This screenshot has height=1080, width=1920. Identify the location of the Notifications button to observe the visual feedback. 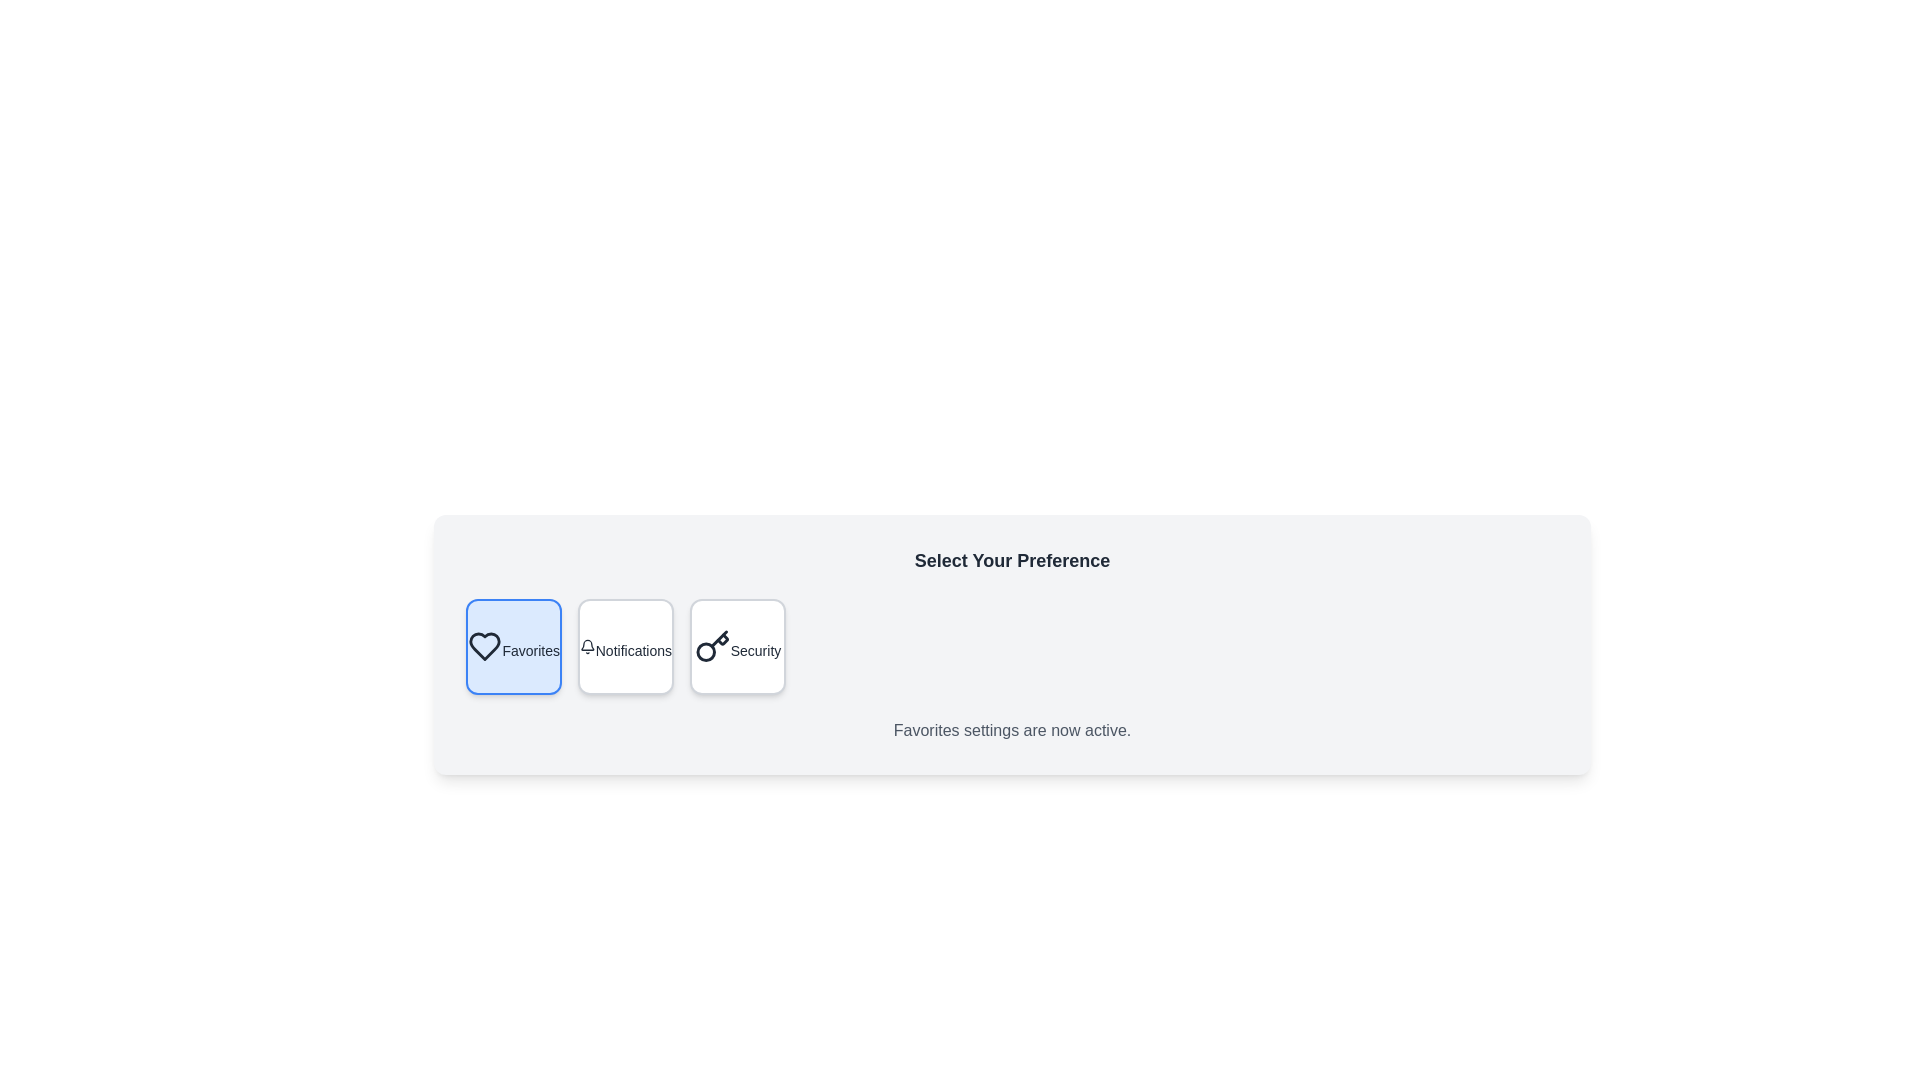
(624, 647).